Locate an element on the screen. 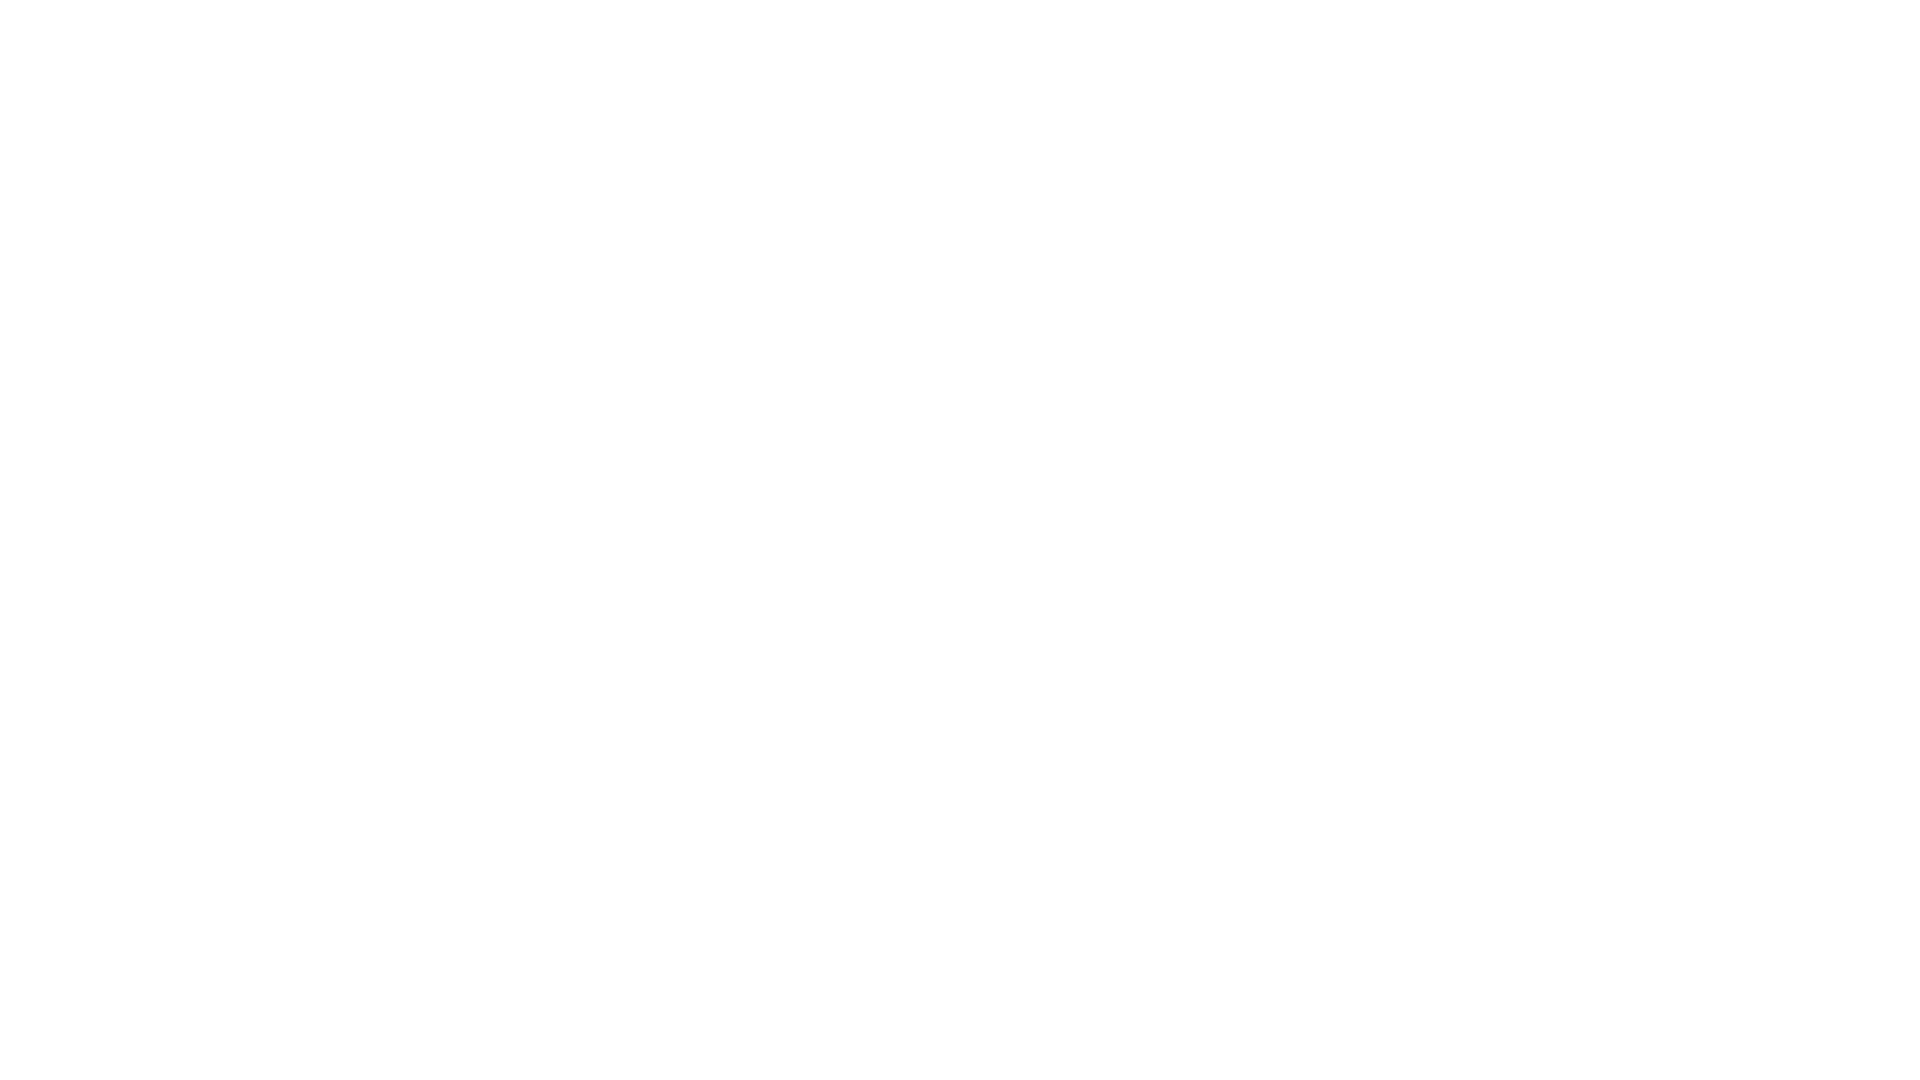 This screenshot has height=1080, width=1920. Select 4:00 PM on Mon, Jun 27, 2022 is located at coordinates (1421, 283).